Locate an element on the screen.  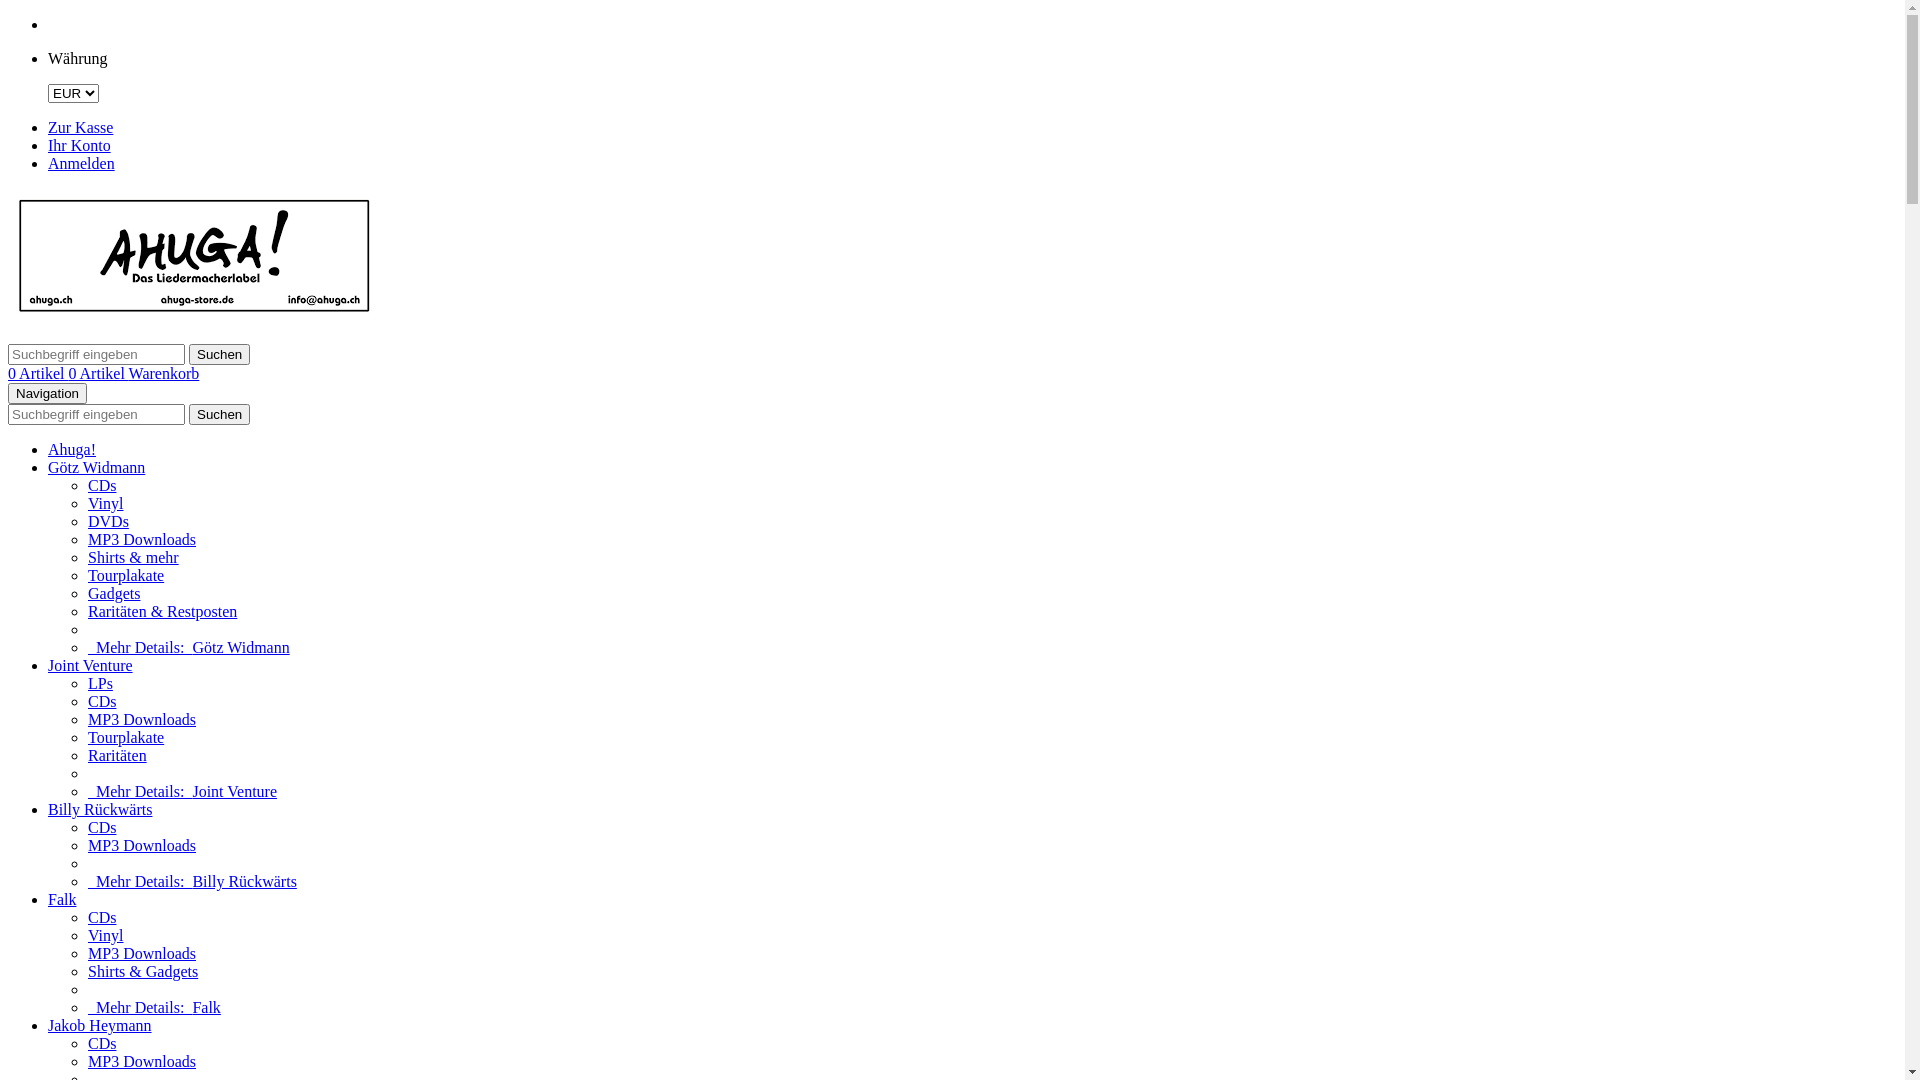
'Zur Kasse' is located at coordinates (80, 127).